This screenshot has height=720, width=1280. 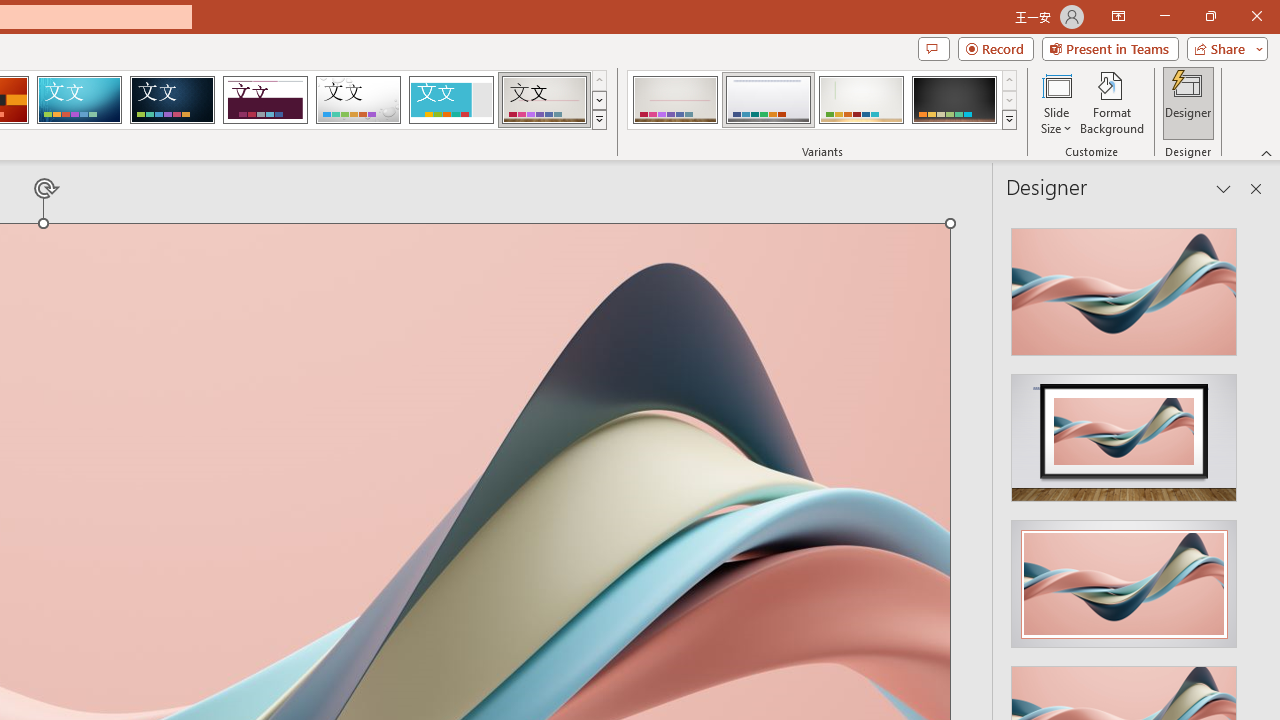 I want to click on 'Gallery Variant 4', so click(x=953, y=100).